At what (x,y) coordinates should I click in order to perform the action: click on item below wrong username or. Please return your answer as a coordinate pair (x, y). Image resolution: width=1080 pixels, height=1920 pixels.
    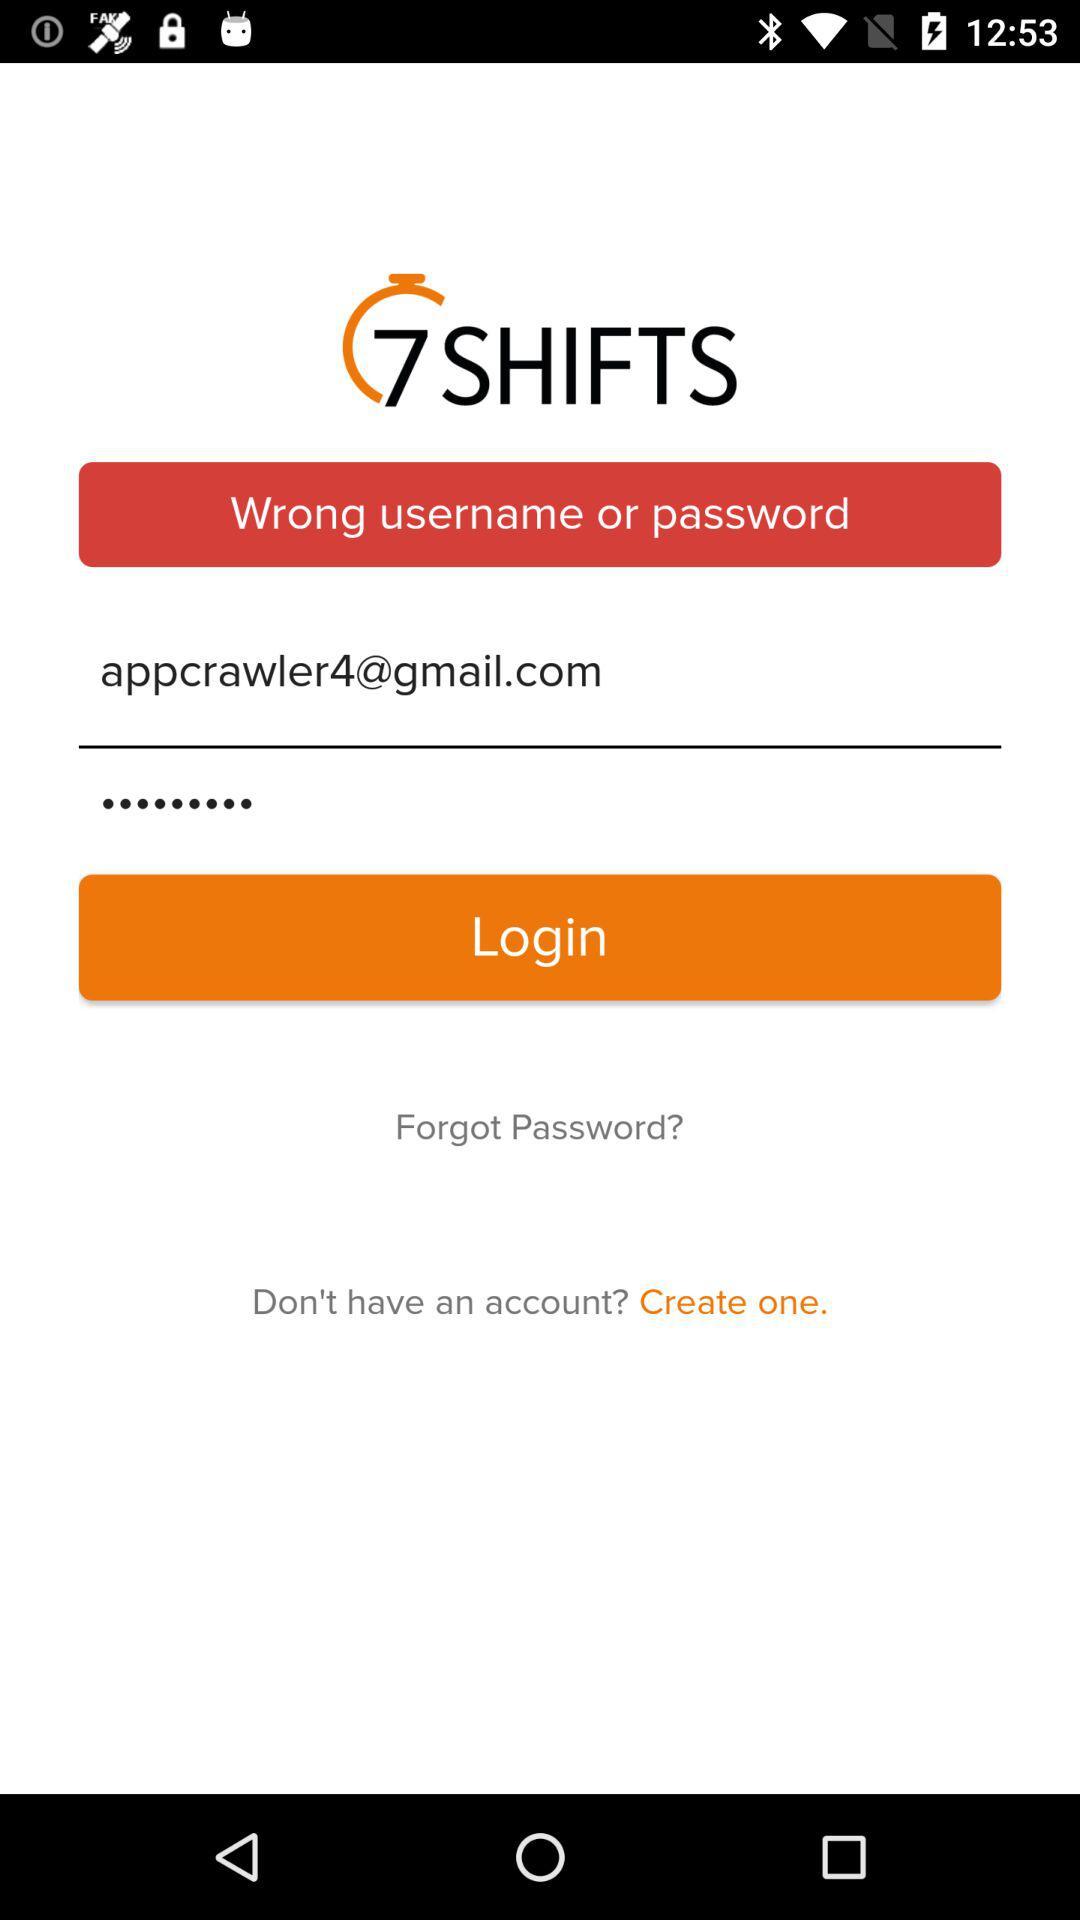
    Looking at the image, I should click on (540, 672).